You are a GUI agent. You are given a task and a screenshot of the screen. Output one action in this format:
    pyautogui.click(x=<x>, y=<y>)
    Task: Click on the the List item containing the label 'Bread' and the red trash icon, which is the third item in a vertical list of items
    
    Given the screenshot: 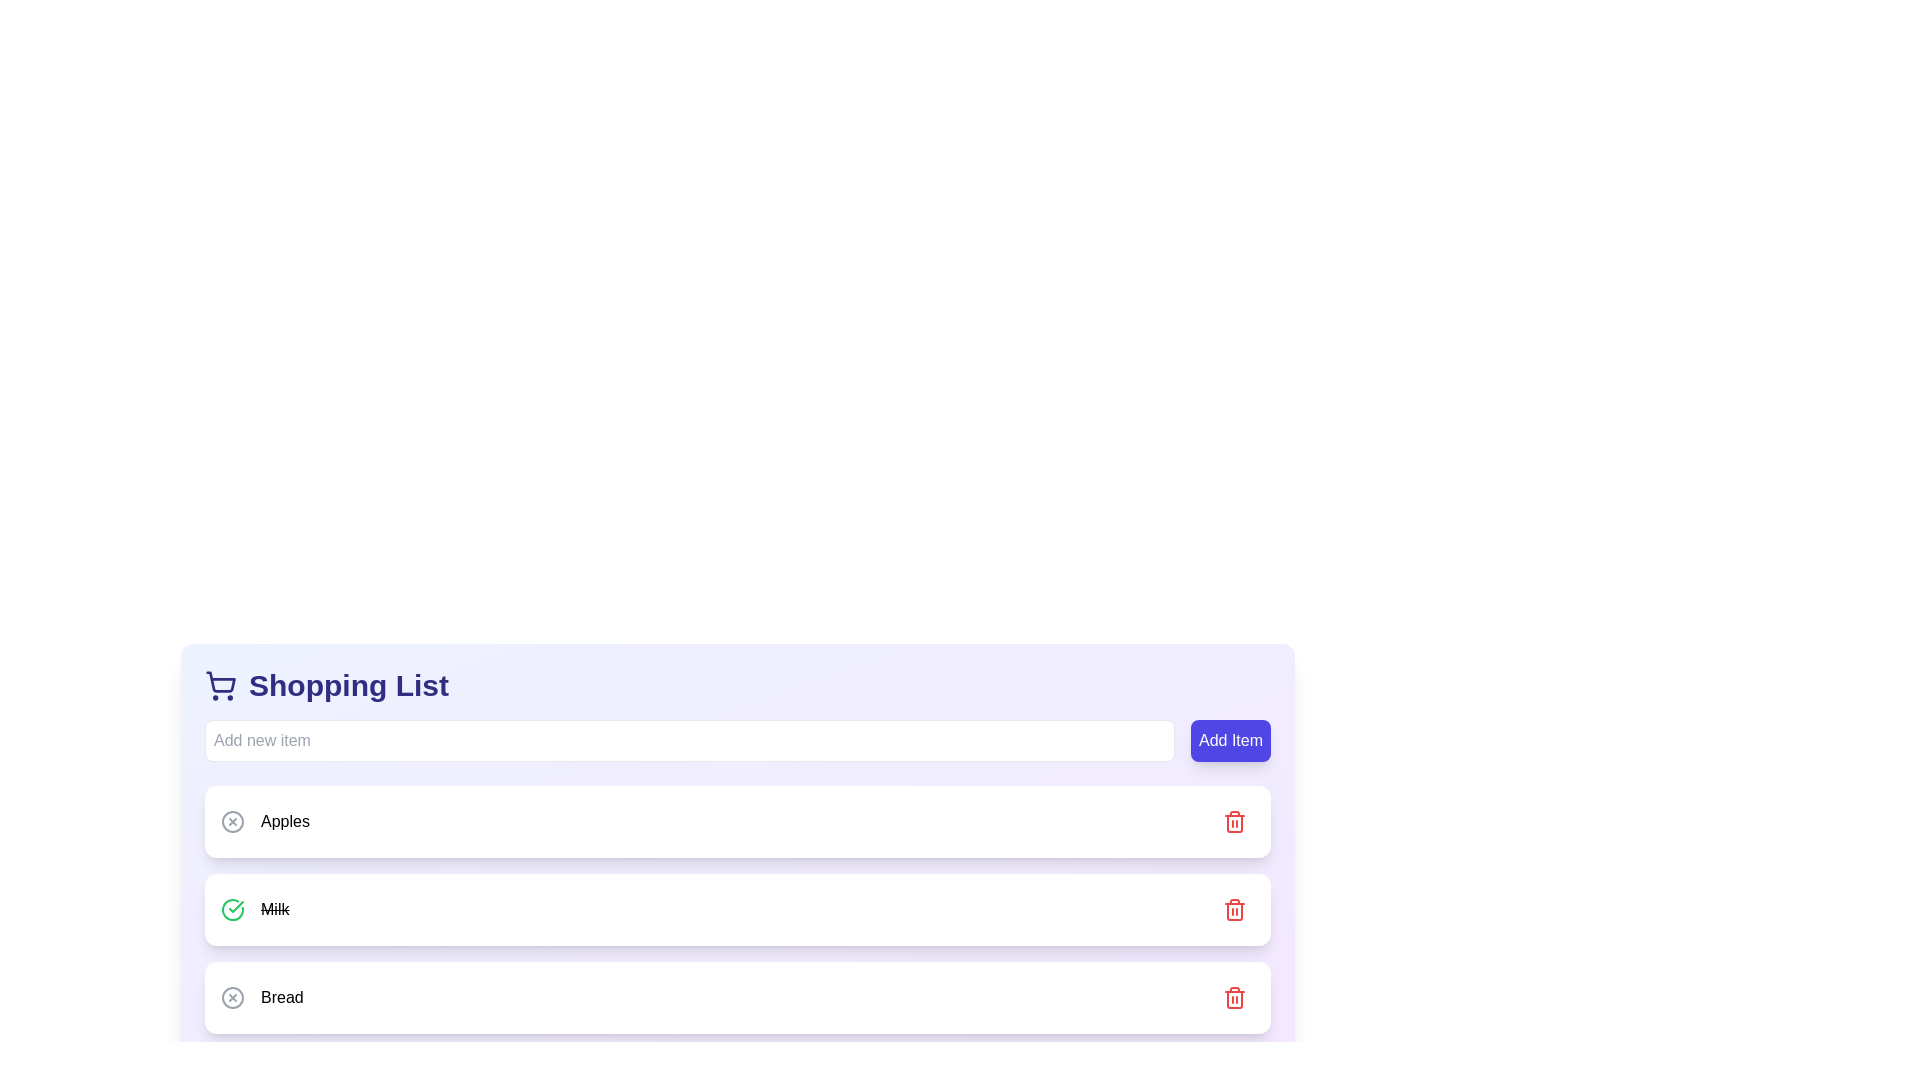 What is the action you would take?
    pyautogui.click(x=737, y=998)
    